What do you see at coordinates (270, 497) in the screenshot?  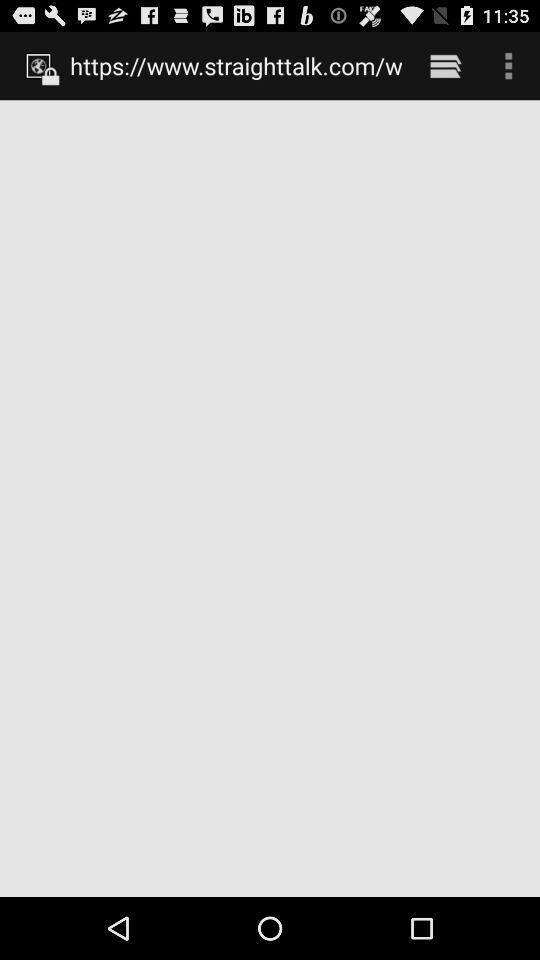 I see `the icon below https www straighttalk` at bounding box center [270, 497].